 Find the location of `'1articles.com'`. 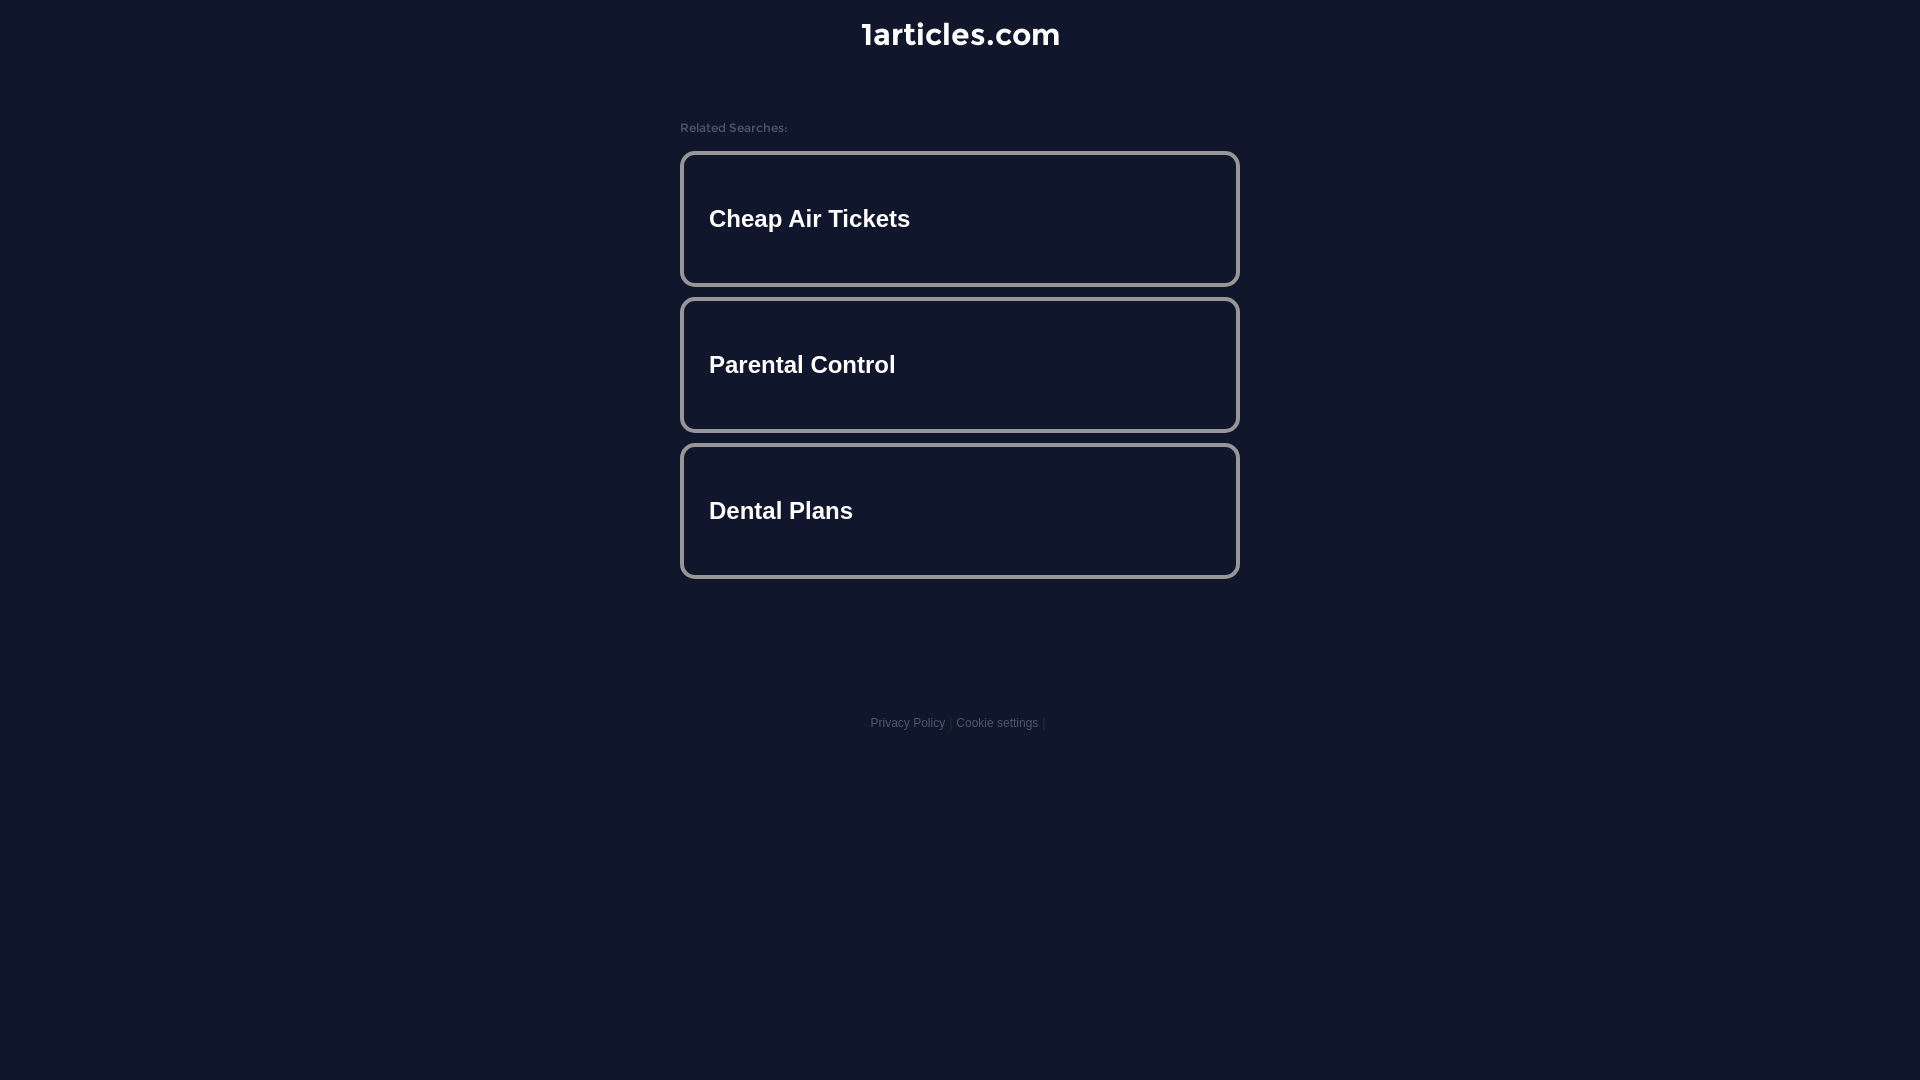

'1articles.com' is located at coordinates (958, 34).